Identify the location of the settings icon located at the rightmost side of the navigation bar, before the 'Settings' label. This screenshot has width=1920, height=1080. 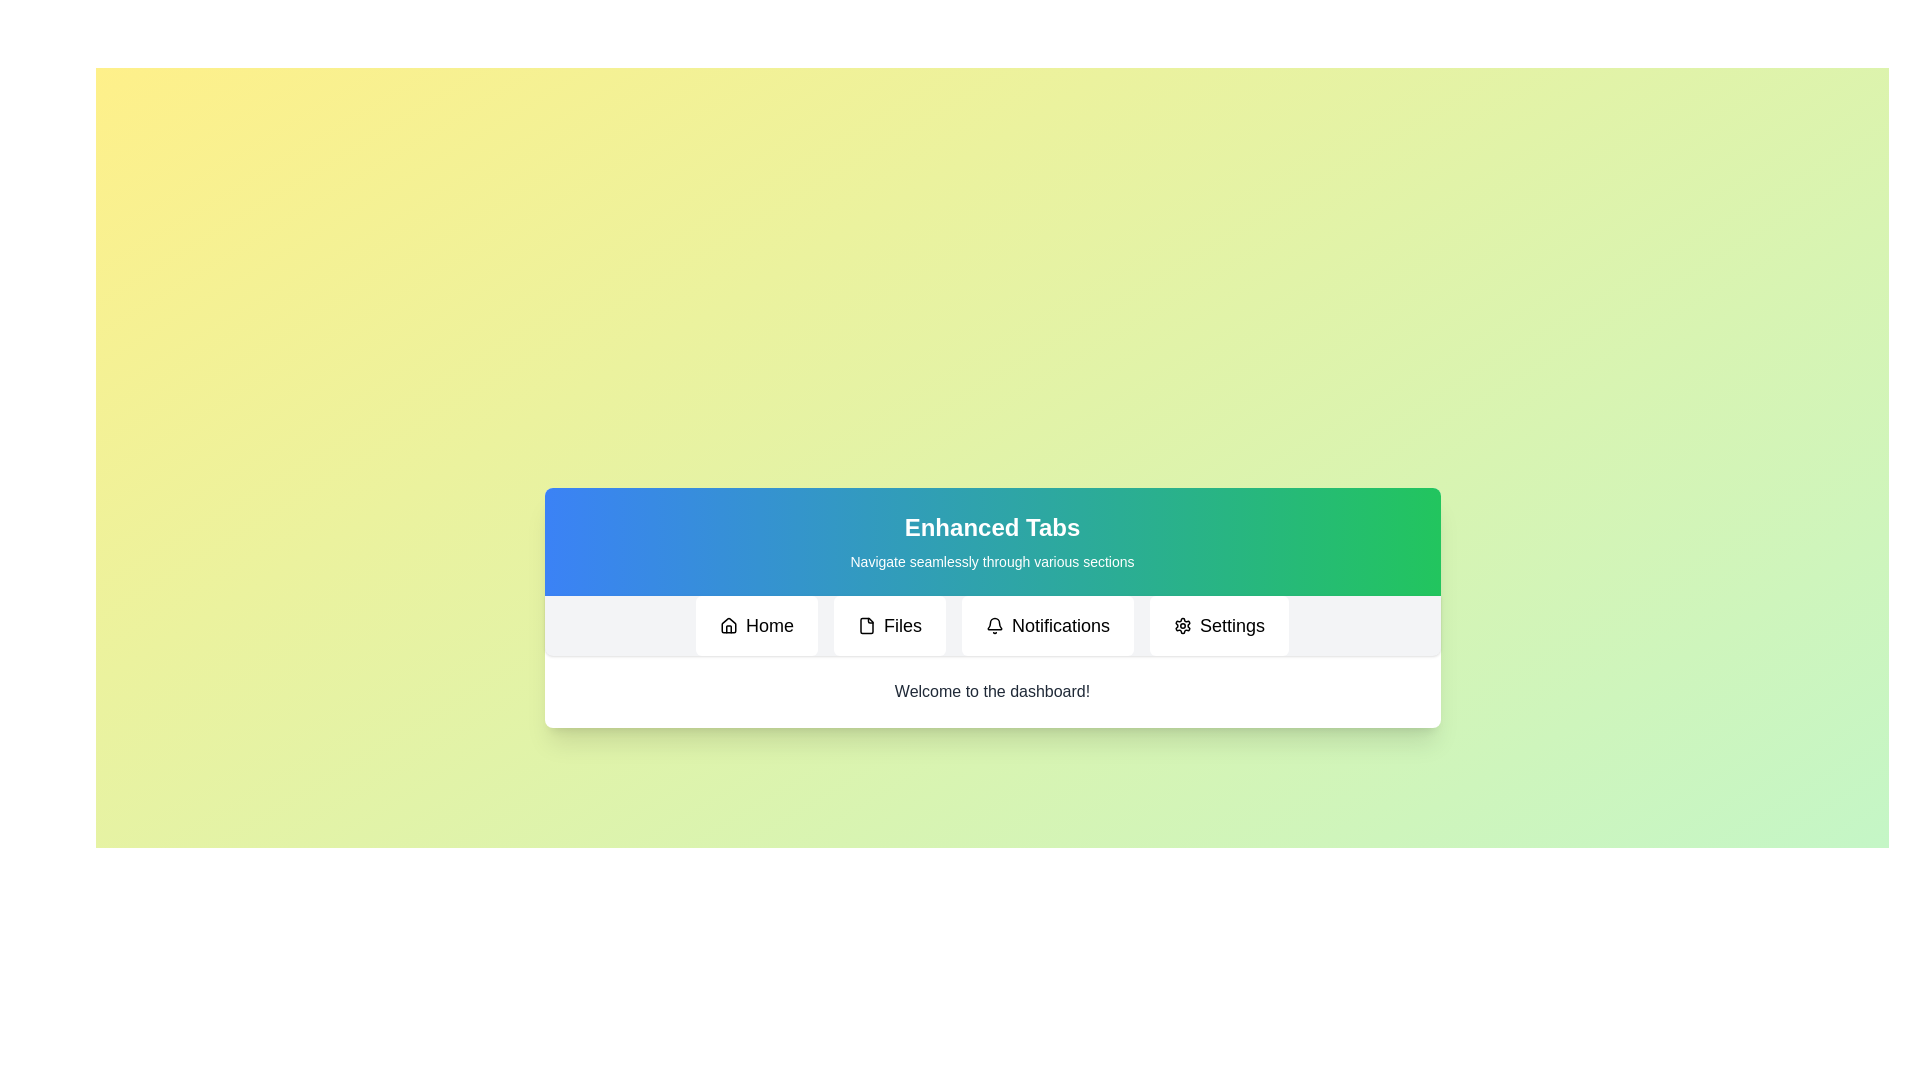
(1183, 624).